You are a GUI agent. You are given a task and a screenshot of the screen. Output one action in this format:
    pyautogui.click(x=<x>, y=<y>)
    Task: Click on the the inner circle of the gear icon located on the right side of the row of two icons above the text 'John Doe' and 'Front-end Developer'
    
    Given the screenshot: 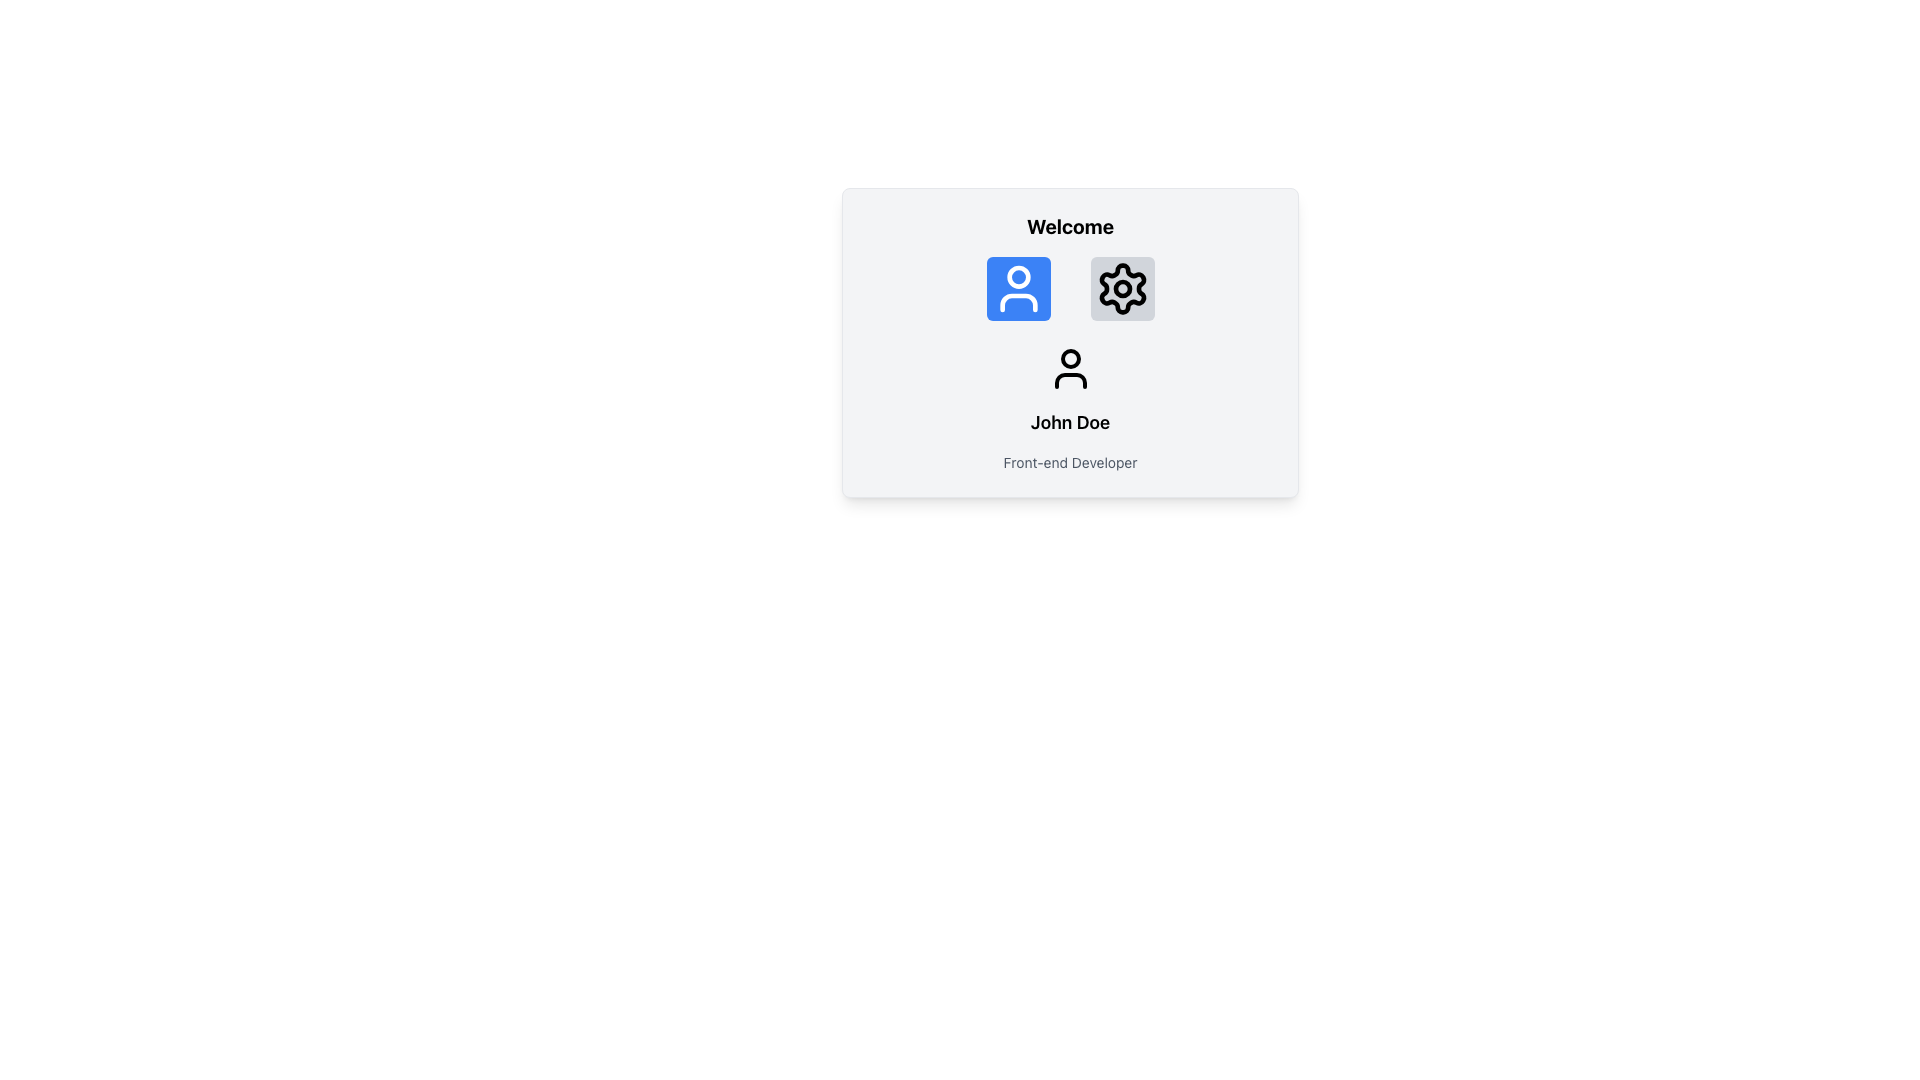 What is the action you would take?
    pyautogui.click(x=1122, y=289)
    